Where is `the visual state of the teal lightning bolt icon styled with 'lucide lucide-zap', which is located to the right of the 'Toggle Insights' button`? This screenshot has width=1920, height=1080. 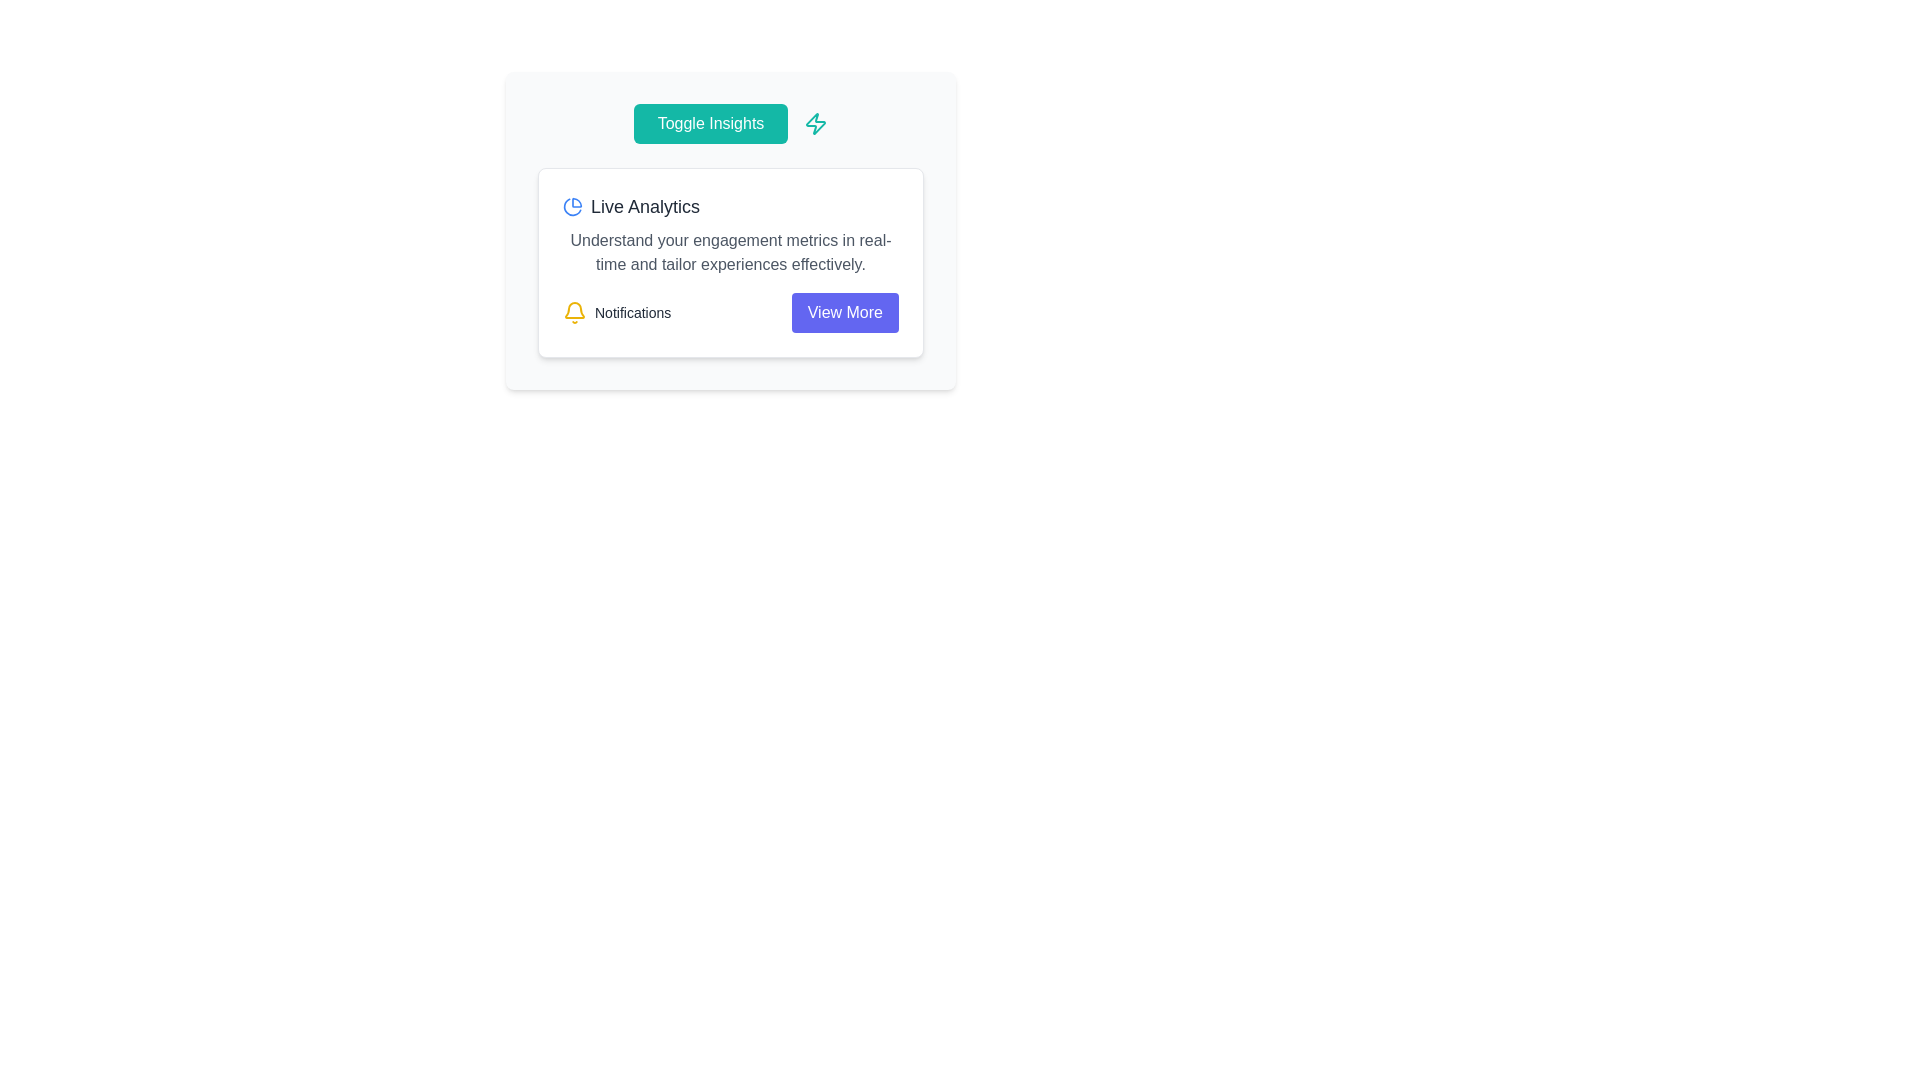
the visual state of the teal lightning bolt icon styled with 'lucide lucide-zap', which is located to the right of the 'Toggle Insights' button is located at coordinates (816, 123).